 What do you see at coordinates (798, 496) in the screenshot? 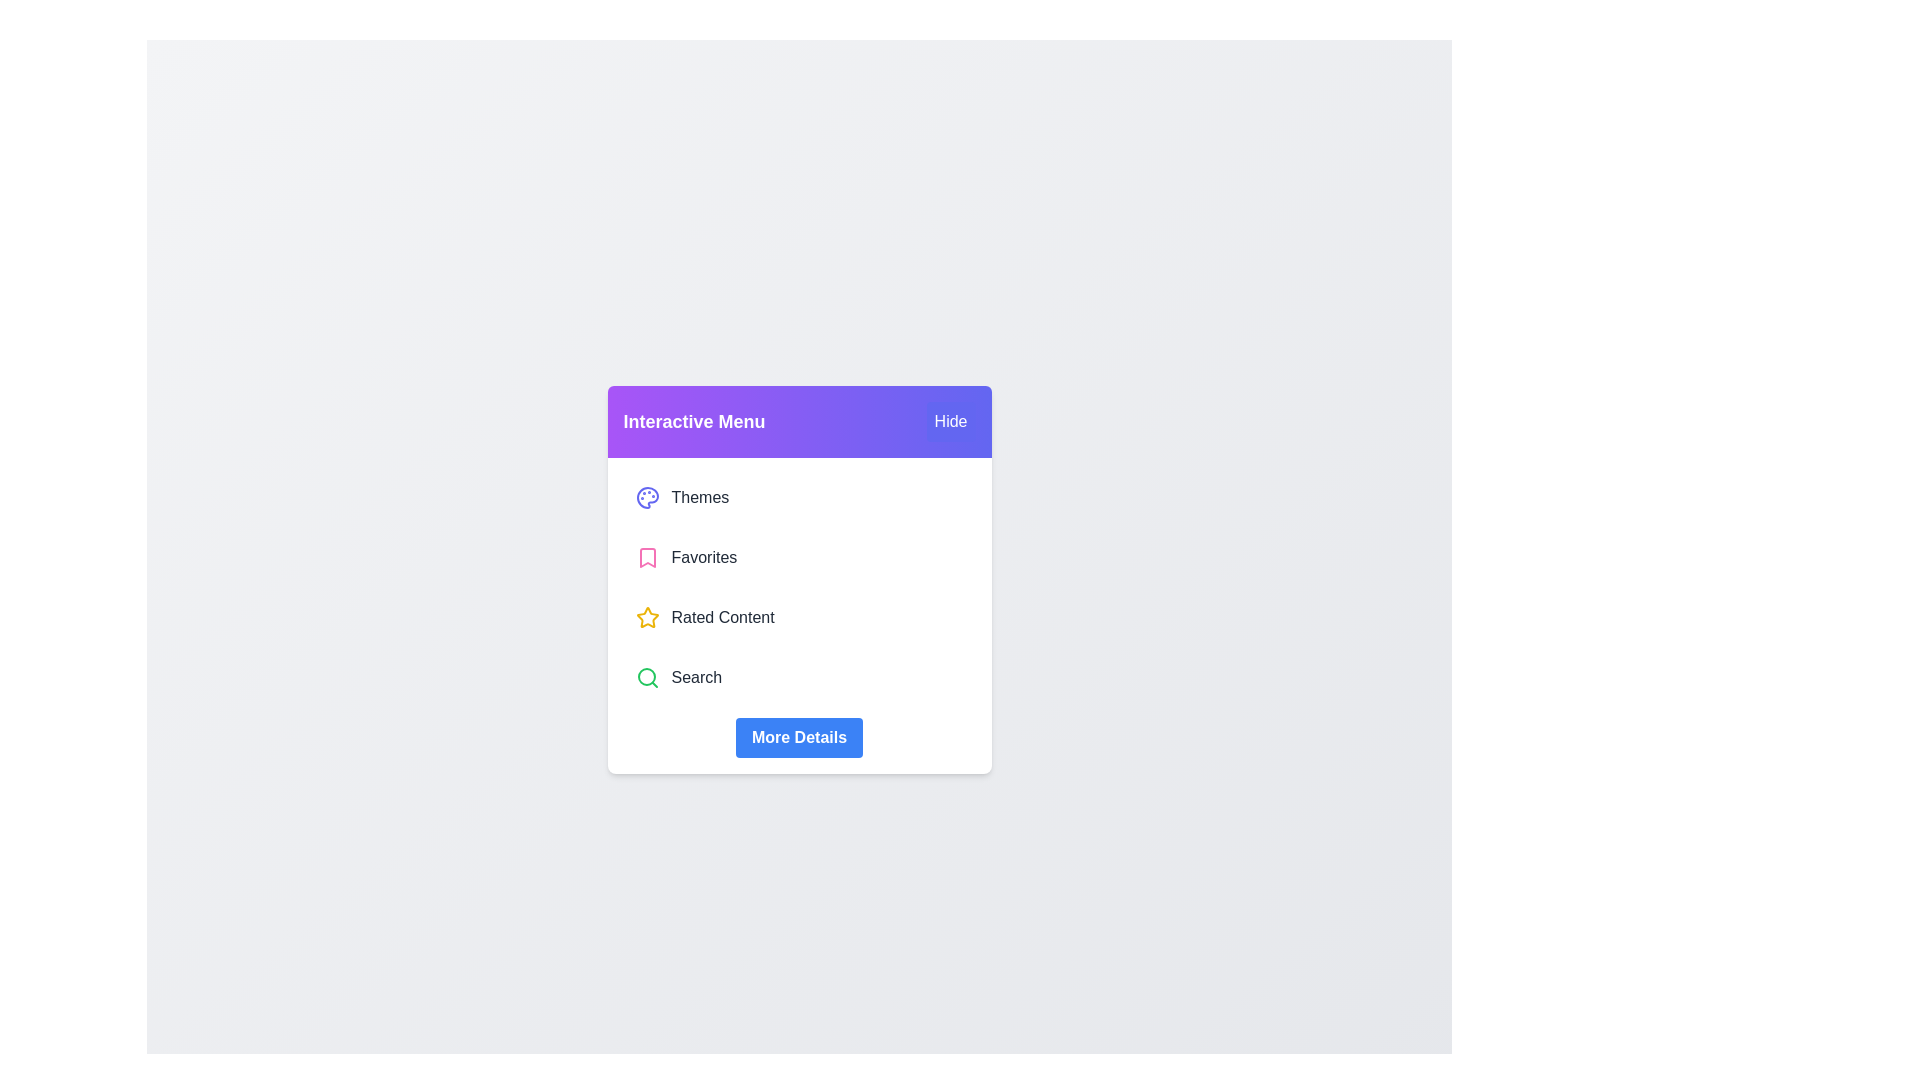
I see `the menu item labeled Themes to observe its hover effect` at bounding box center [798, 496].